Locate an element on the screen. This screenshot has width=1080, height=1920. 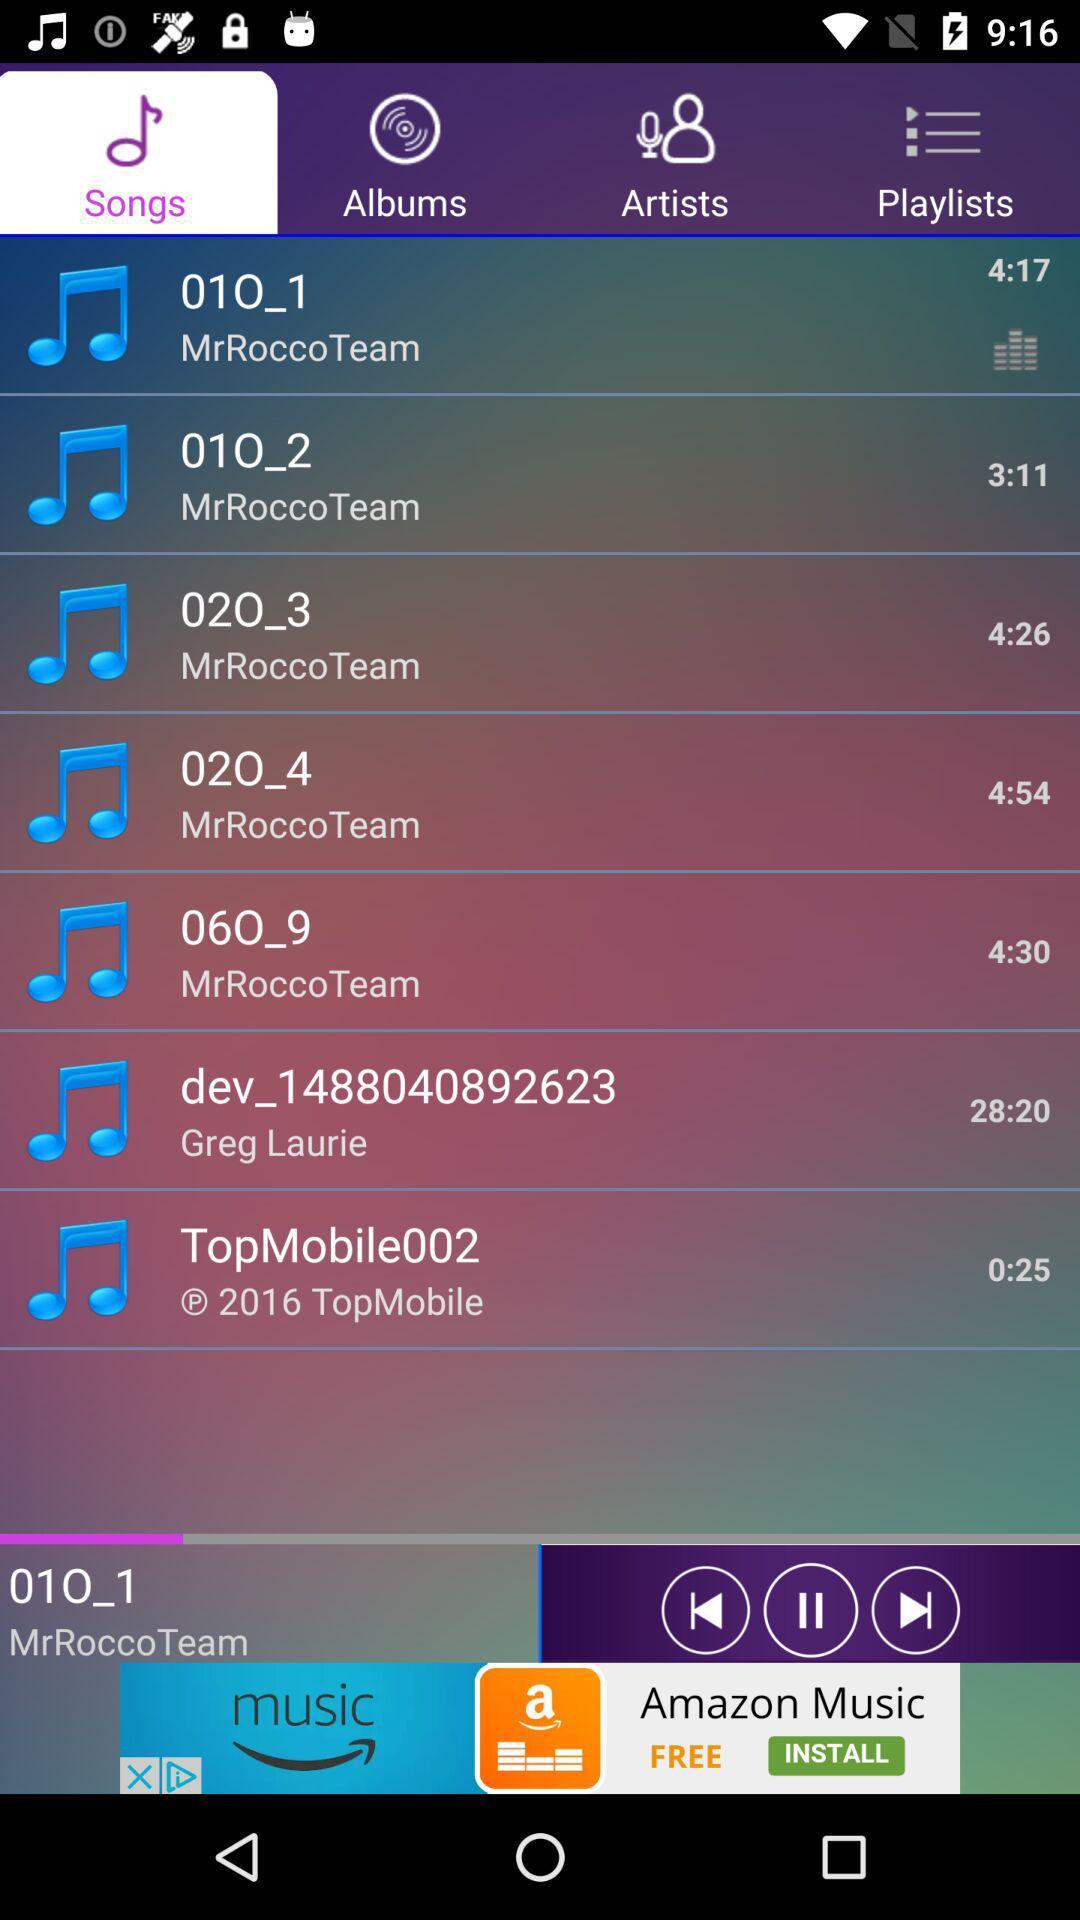
pause is located at coordinates (810, 1610).